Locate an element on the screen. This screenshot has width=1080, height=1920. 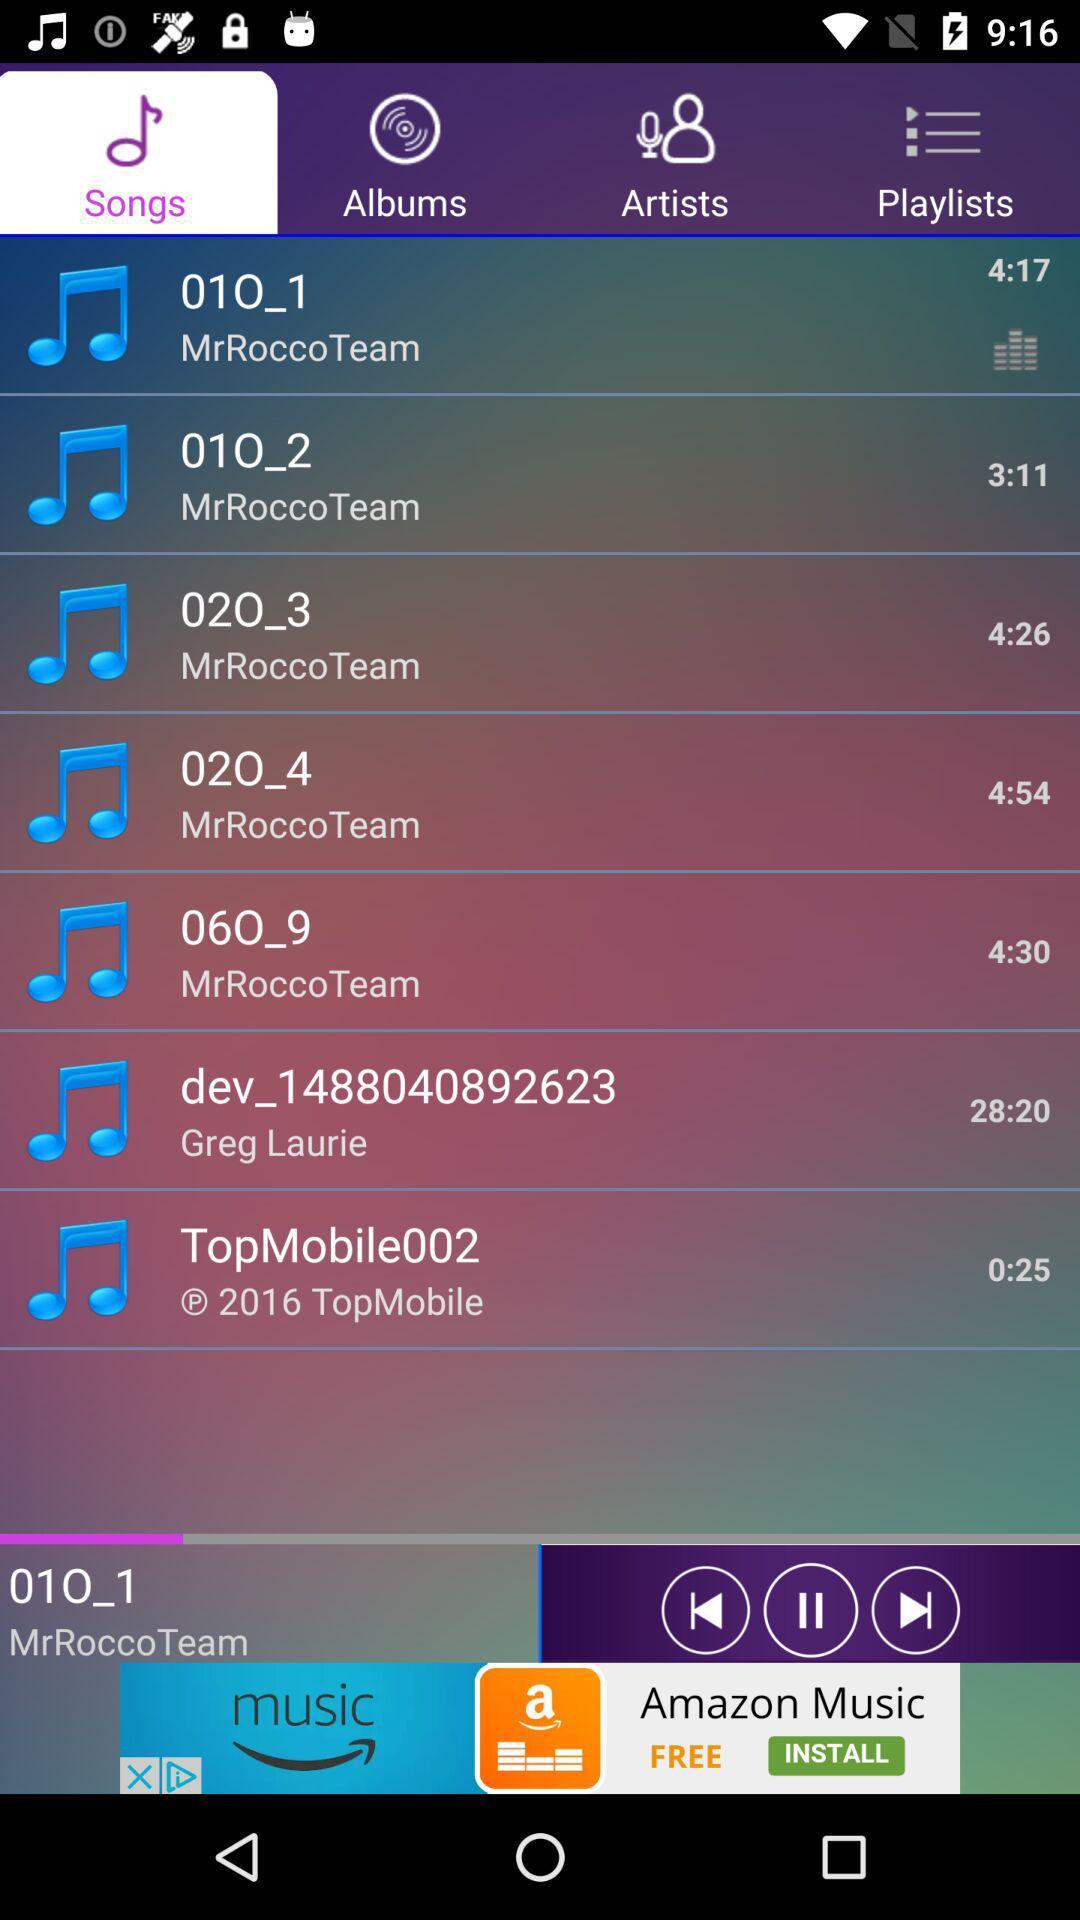
pause is located at coordinates (810, 1610).